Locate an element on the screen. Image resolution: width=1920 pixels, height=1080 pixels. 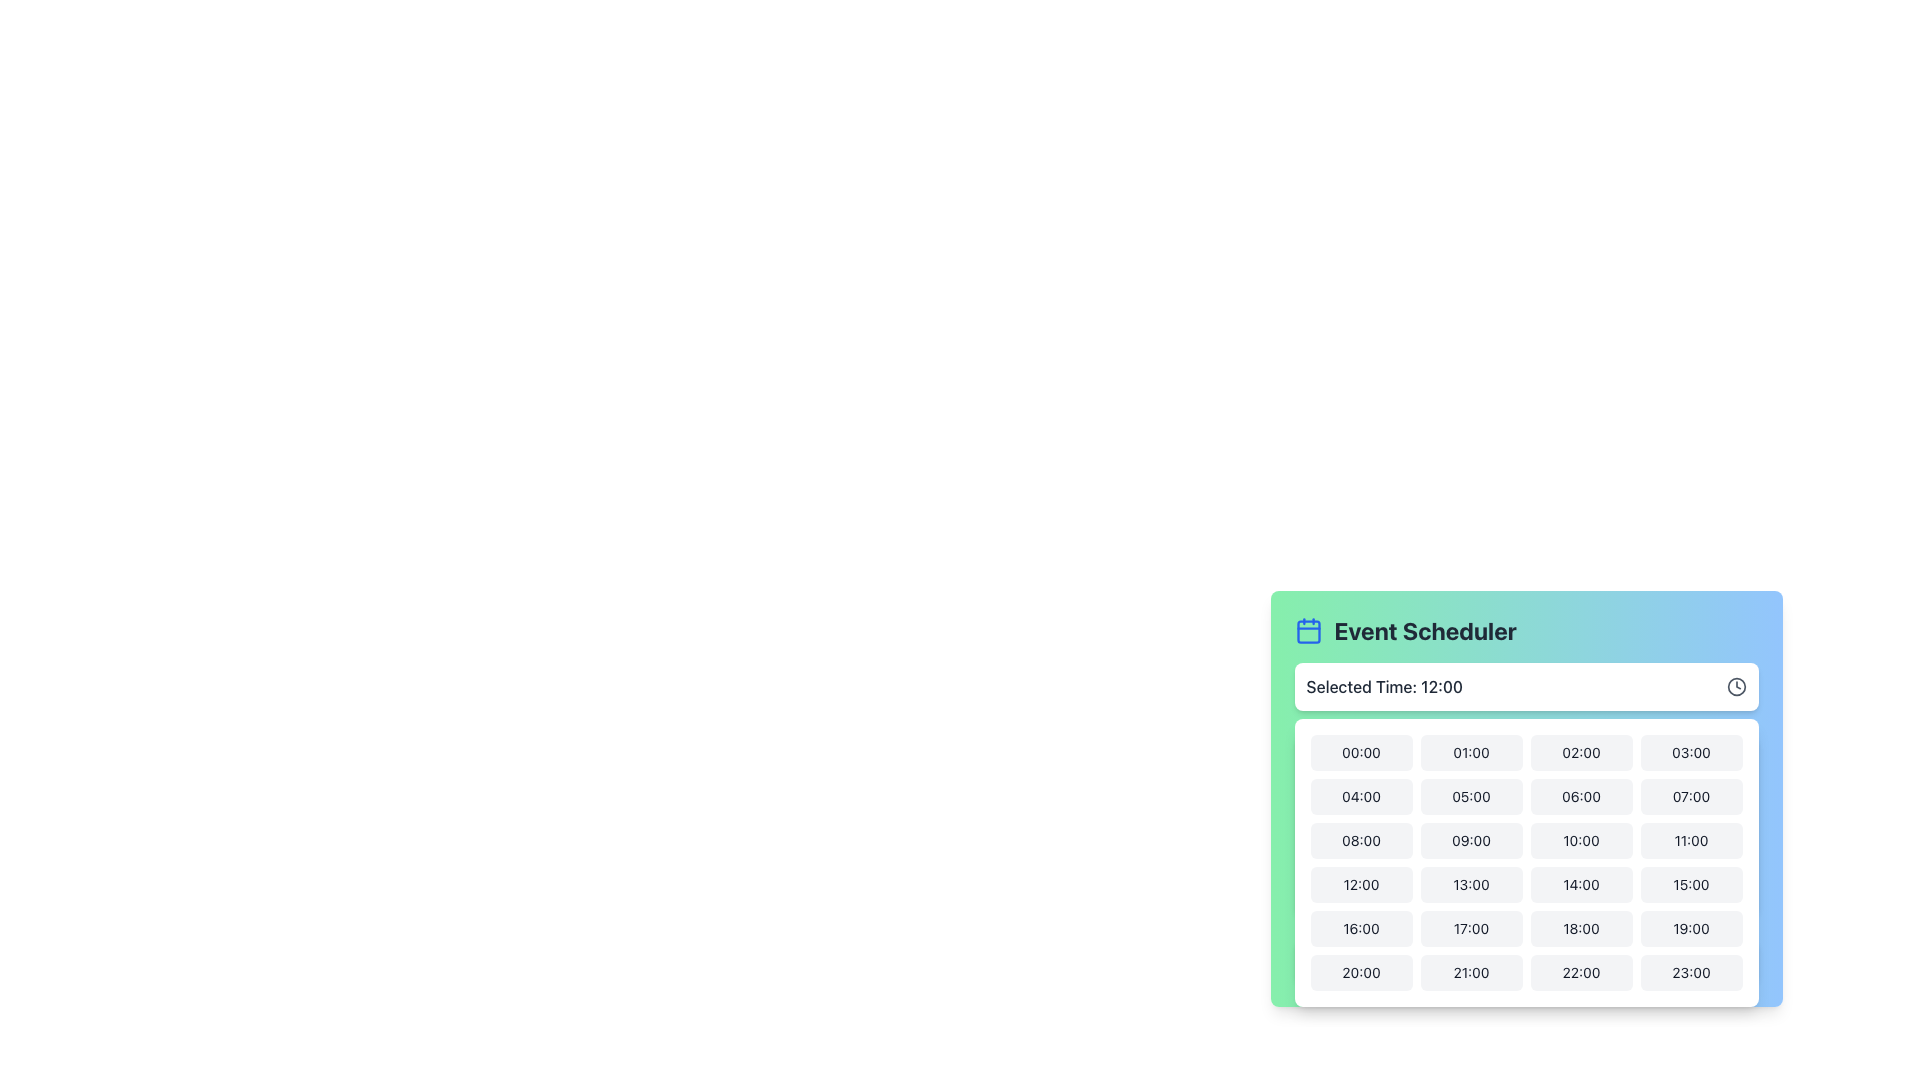
the button for selecting the time '01:00' in the 'Event Scheduler' interface is located at coordinates (1471, 752).